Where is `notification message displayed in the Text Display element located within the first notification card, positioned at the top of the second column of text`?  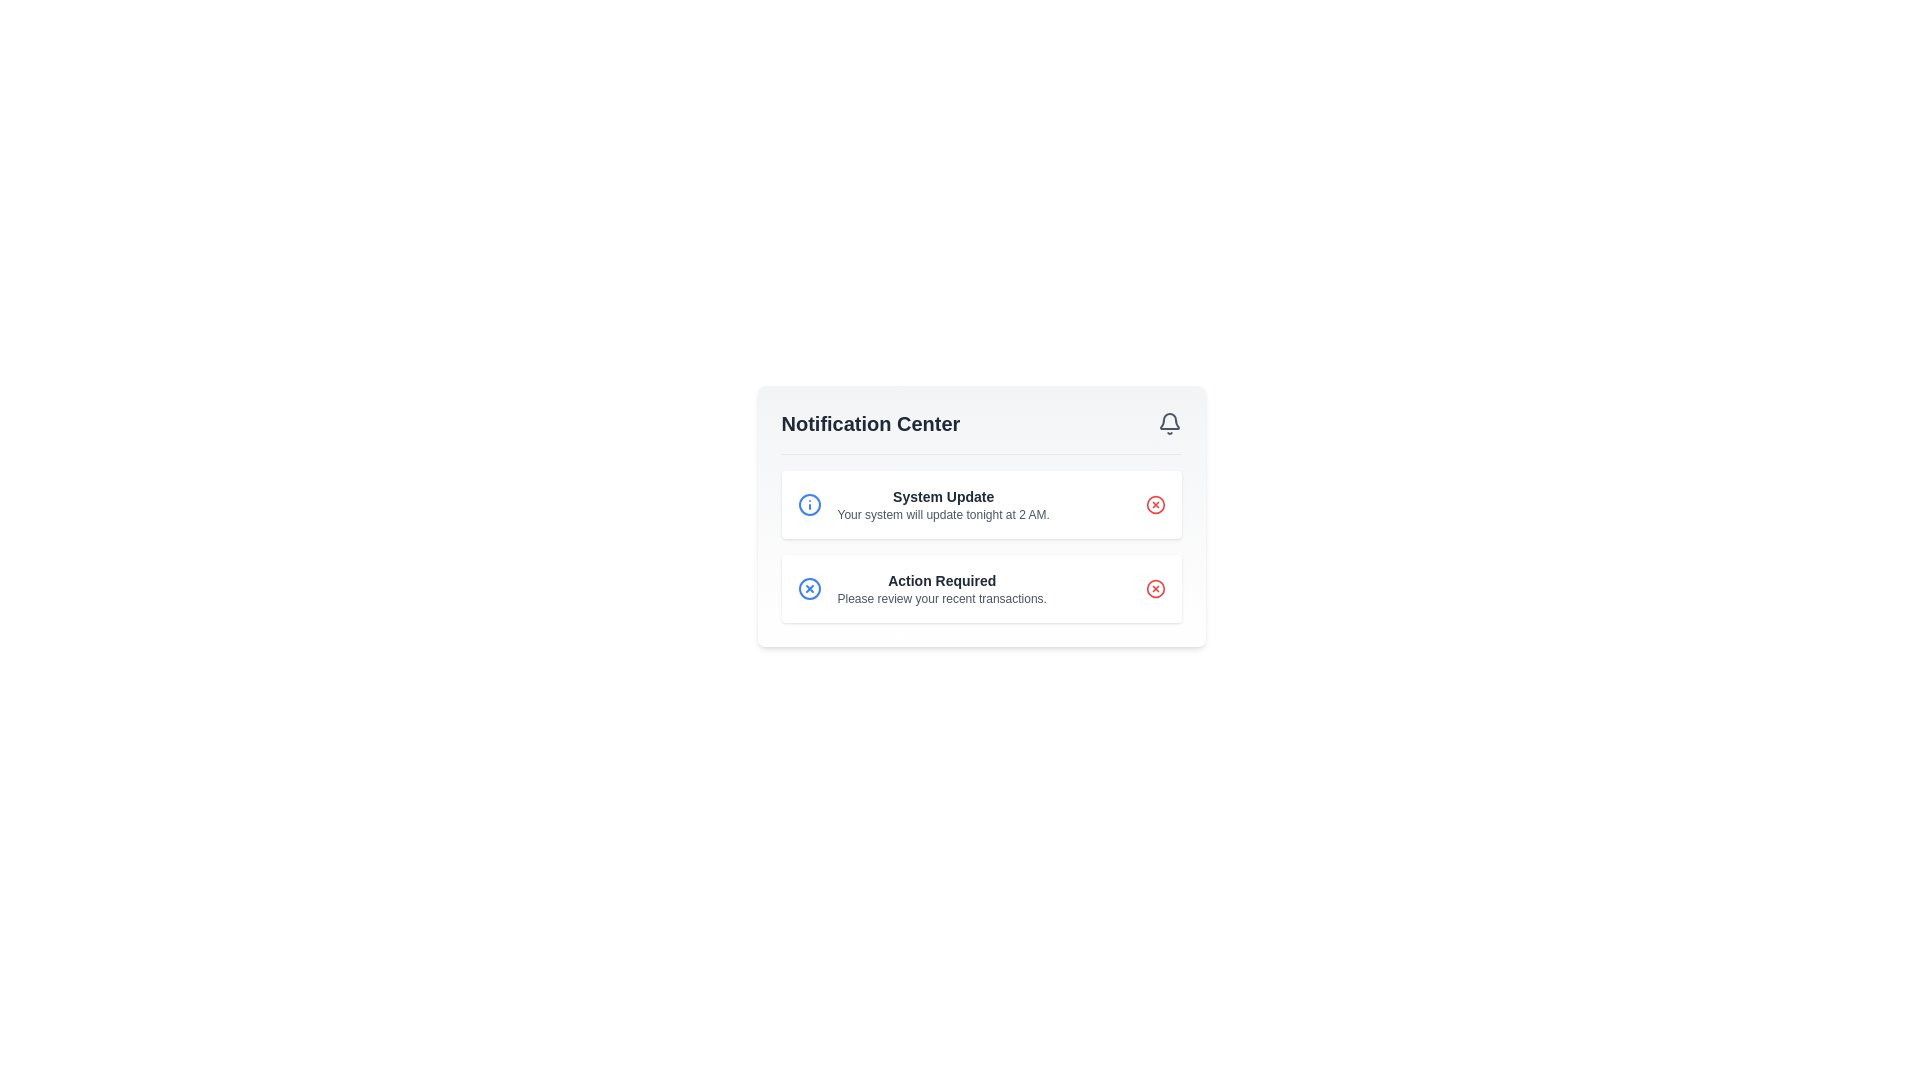
notification message displayed in the Text Display element located within the first notification card, positioned at the top of the second column of text is located at coordinates (942, 504).